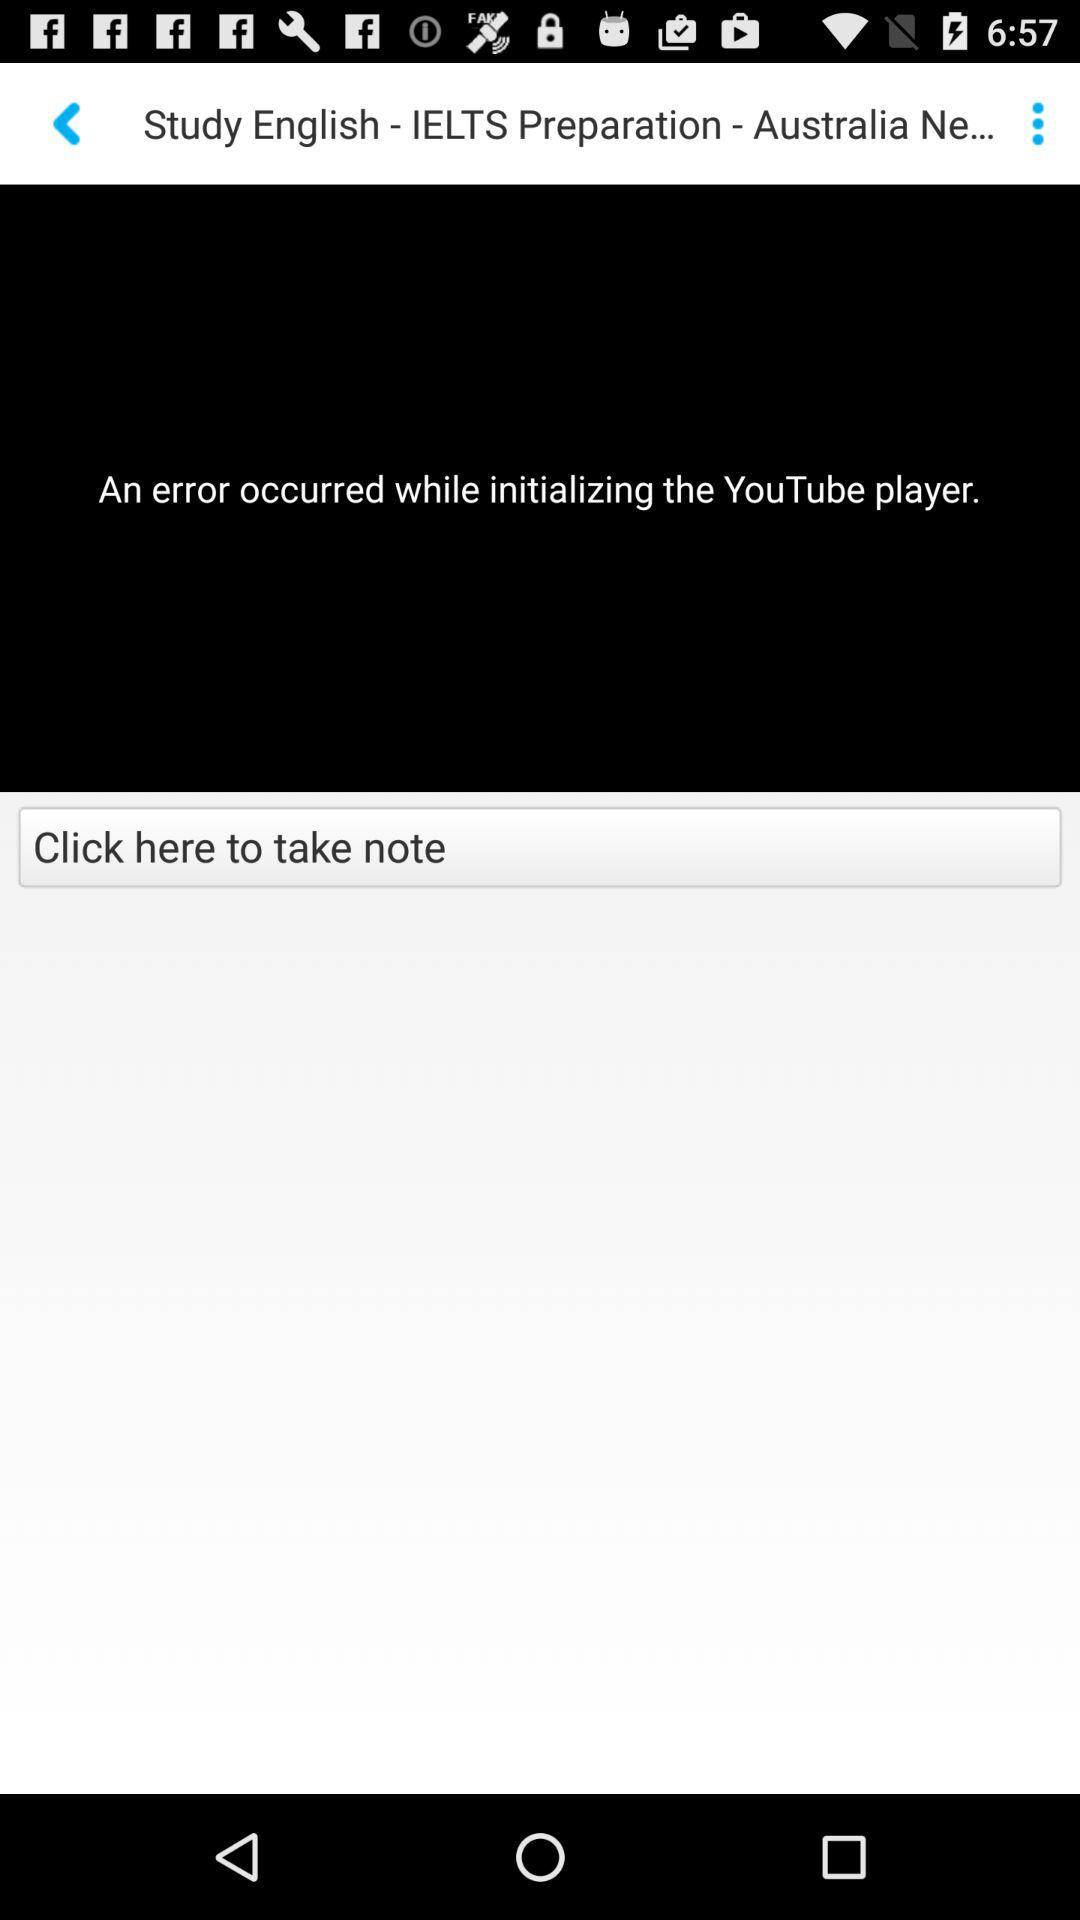 The height and width of the screenshot is (1920, 1080). Describe the element at coordinates (68, 122) in the screenshot. I see `the icon above the an error occurred app` at that location.